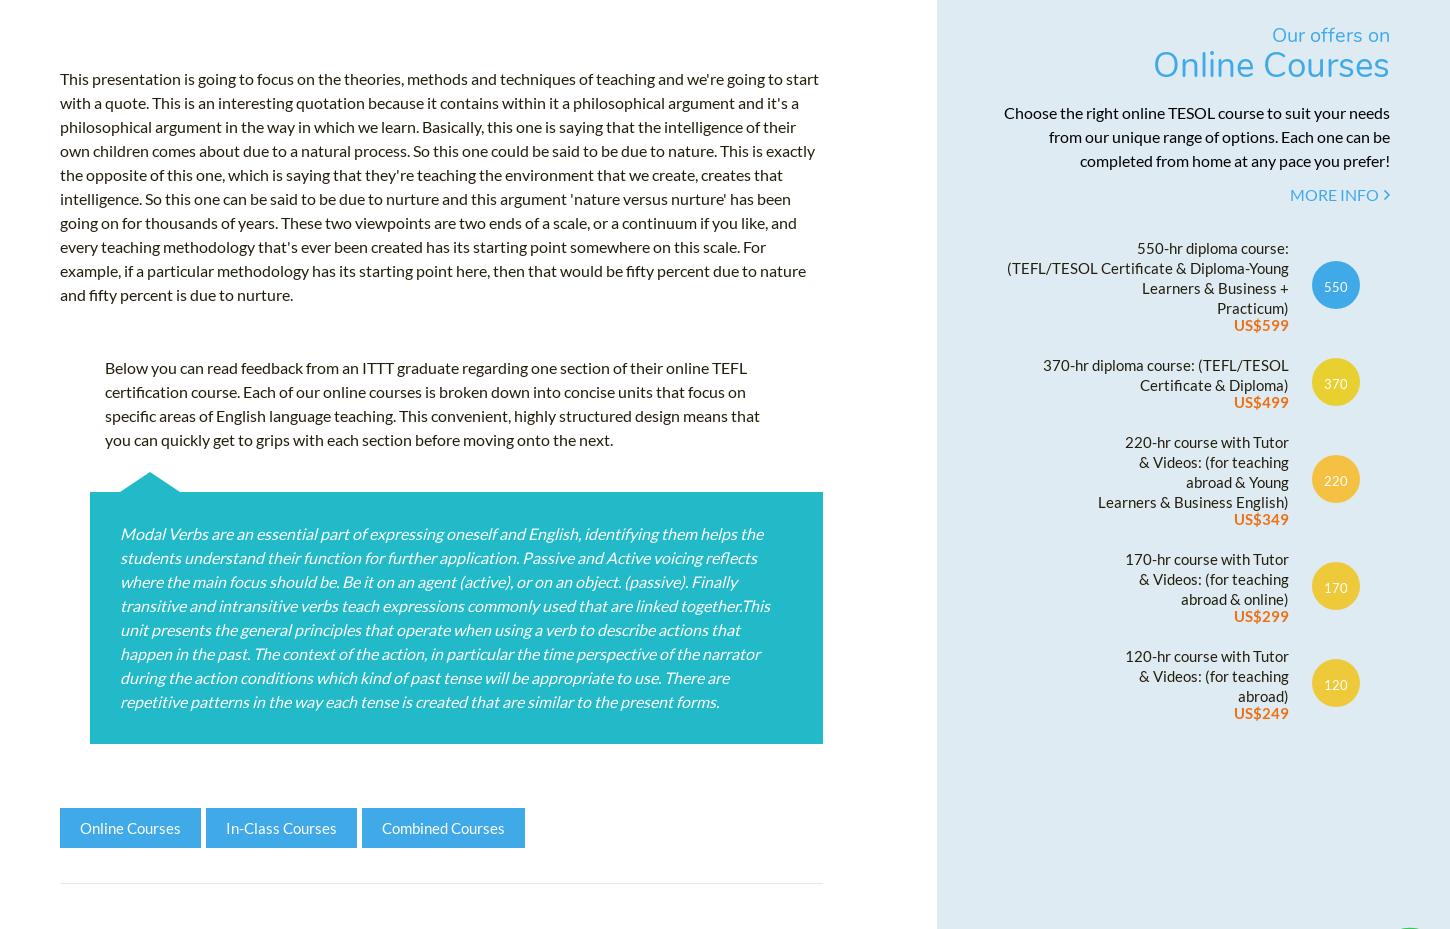 The image size is (1450, 929). What do you see at coordinates (1191, 510) in the screenshot?
I see `'Learners & Business English)'` at bounding box center [1191, 510].